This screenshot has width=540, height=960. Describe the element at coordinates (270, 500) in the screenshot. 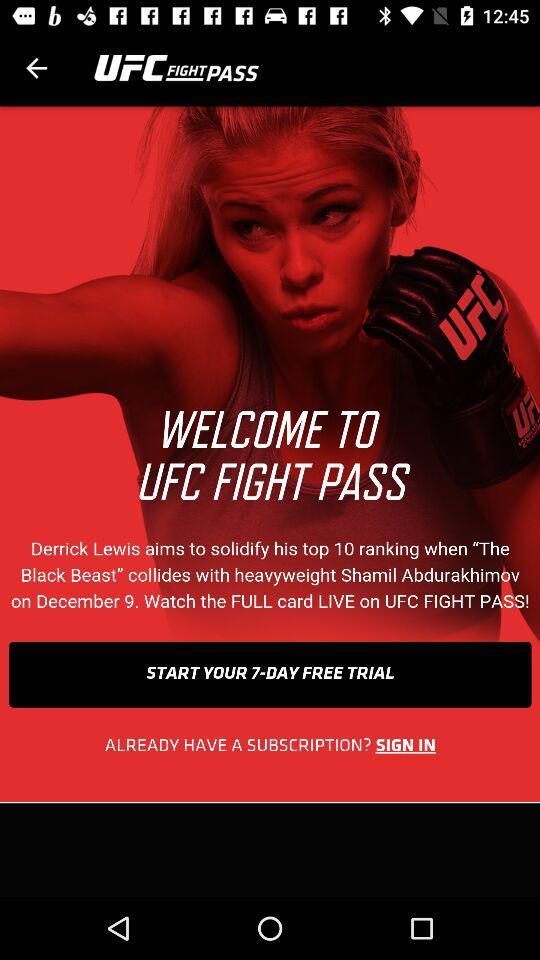

I see `welcome to ufc fight pass` at that location.